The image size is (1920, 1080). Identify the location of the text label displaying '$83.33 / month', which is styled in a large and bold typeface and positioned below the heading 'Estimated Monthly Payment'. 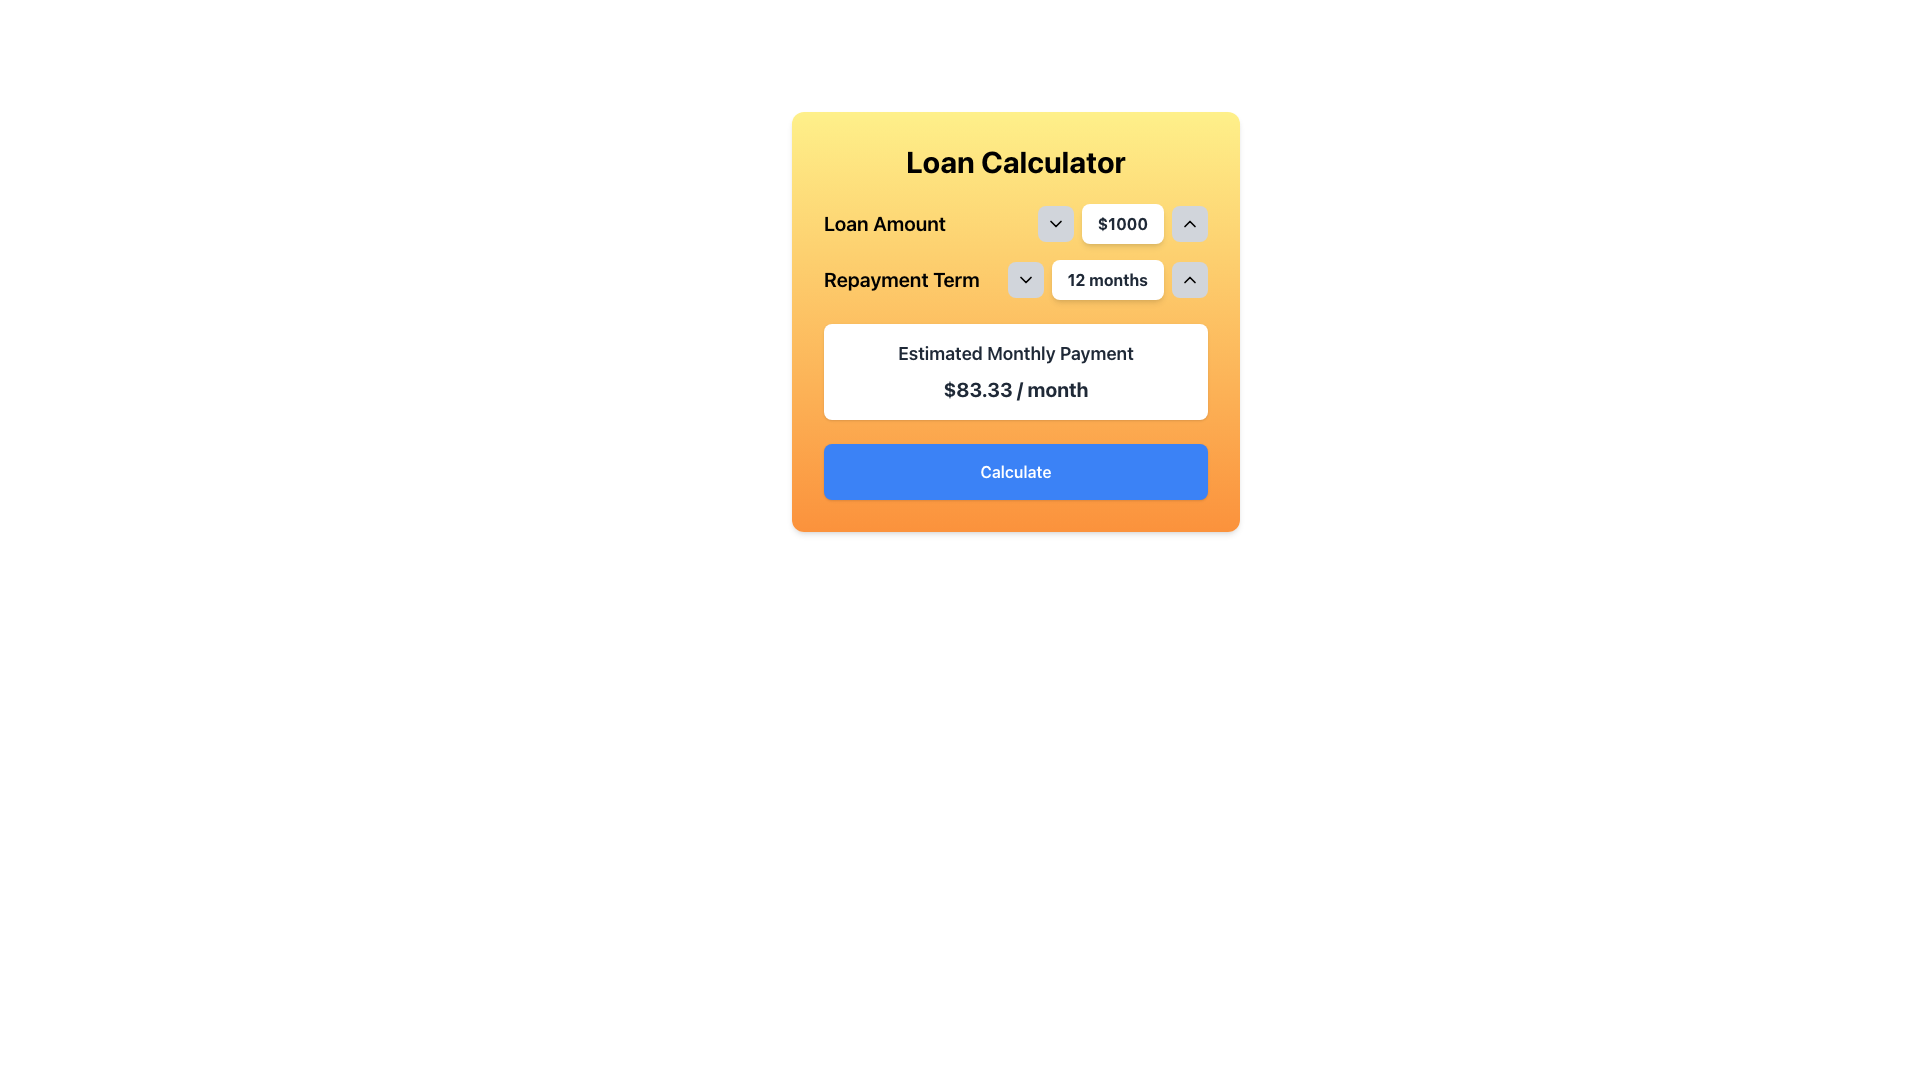
(1016, 389).